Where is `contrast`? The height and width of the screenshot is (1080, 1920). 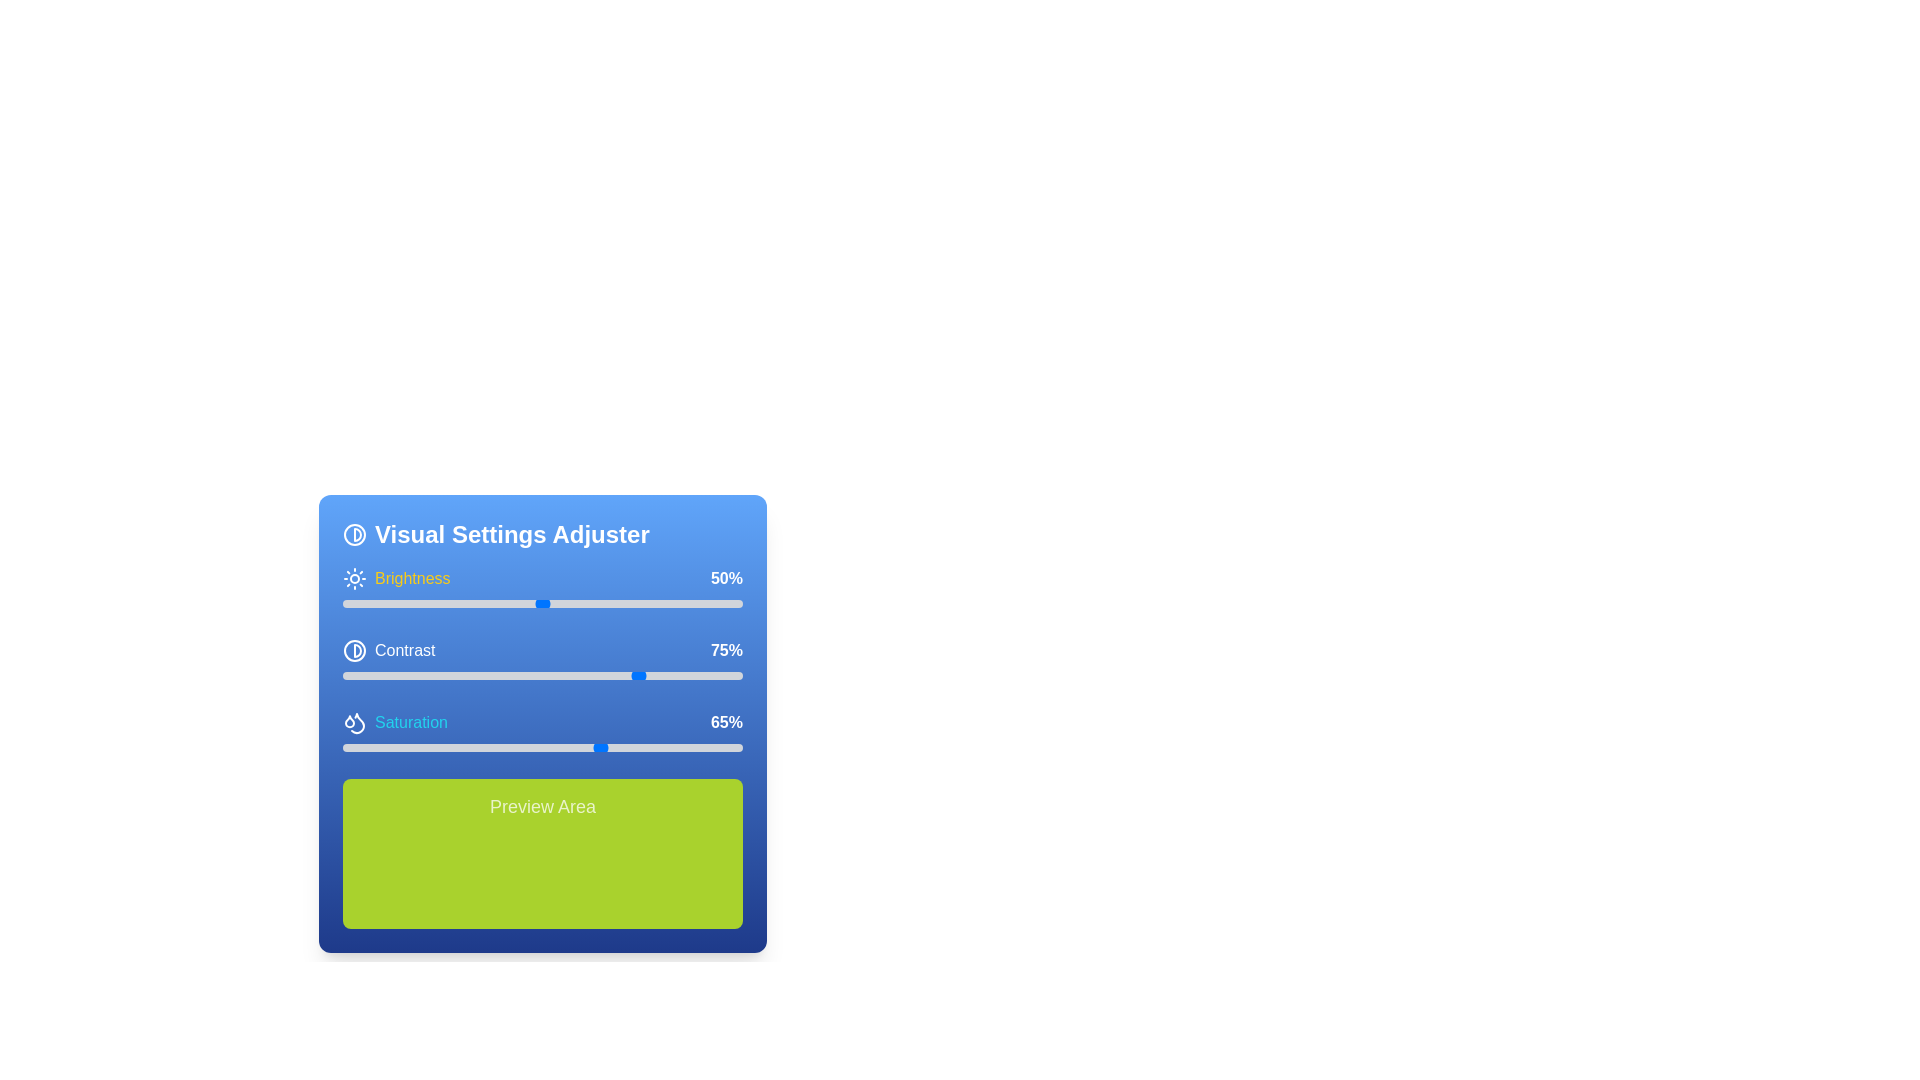 contrast is located at coordinates (406, 675).